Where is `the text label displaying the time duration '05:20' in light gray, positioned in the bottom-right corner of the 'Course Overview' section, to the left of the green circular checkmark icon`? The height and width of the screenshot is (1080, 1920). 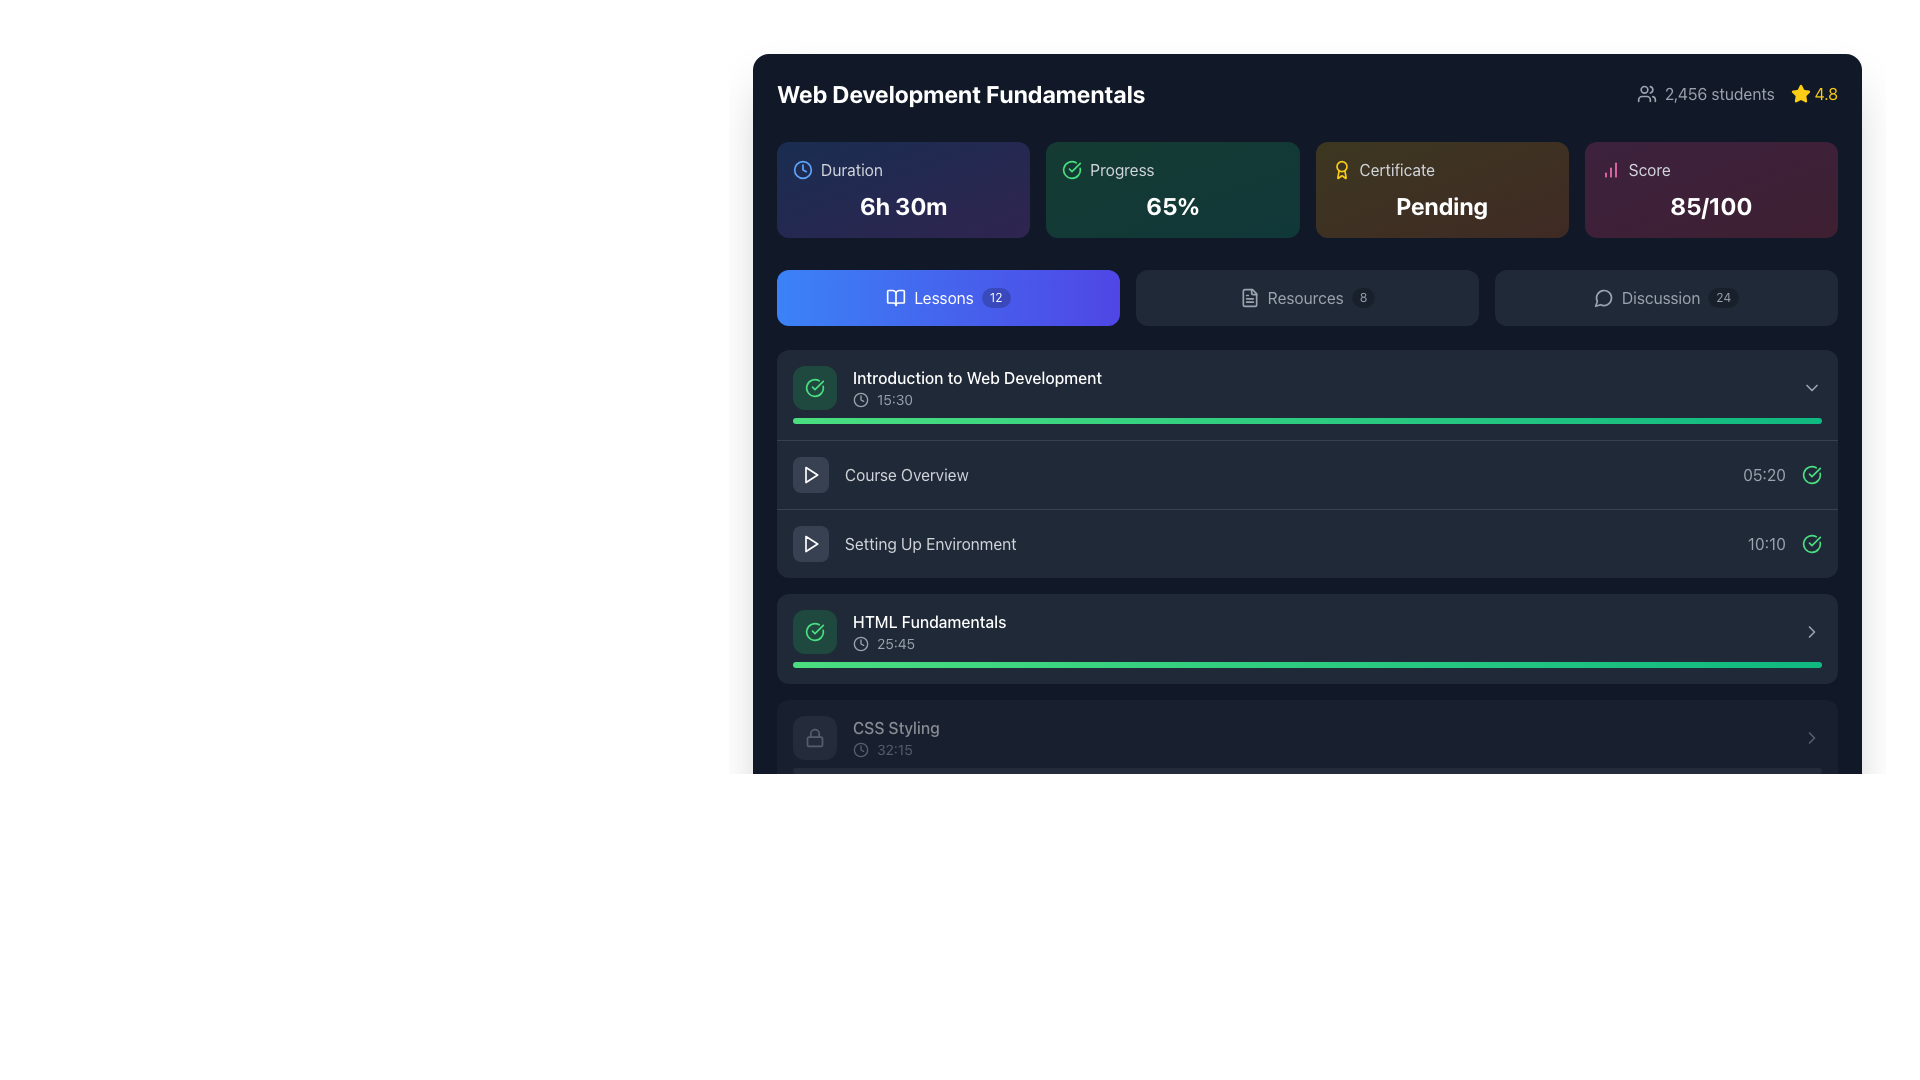
the text label displaying the time duration '05:20' in light gray, positioned in the bottom-right corner of the 'Course Overview' section, to the left of the green circular checkmark icon is located at coordinates (1782, 474).